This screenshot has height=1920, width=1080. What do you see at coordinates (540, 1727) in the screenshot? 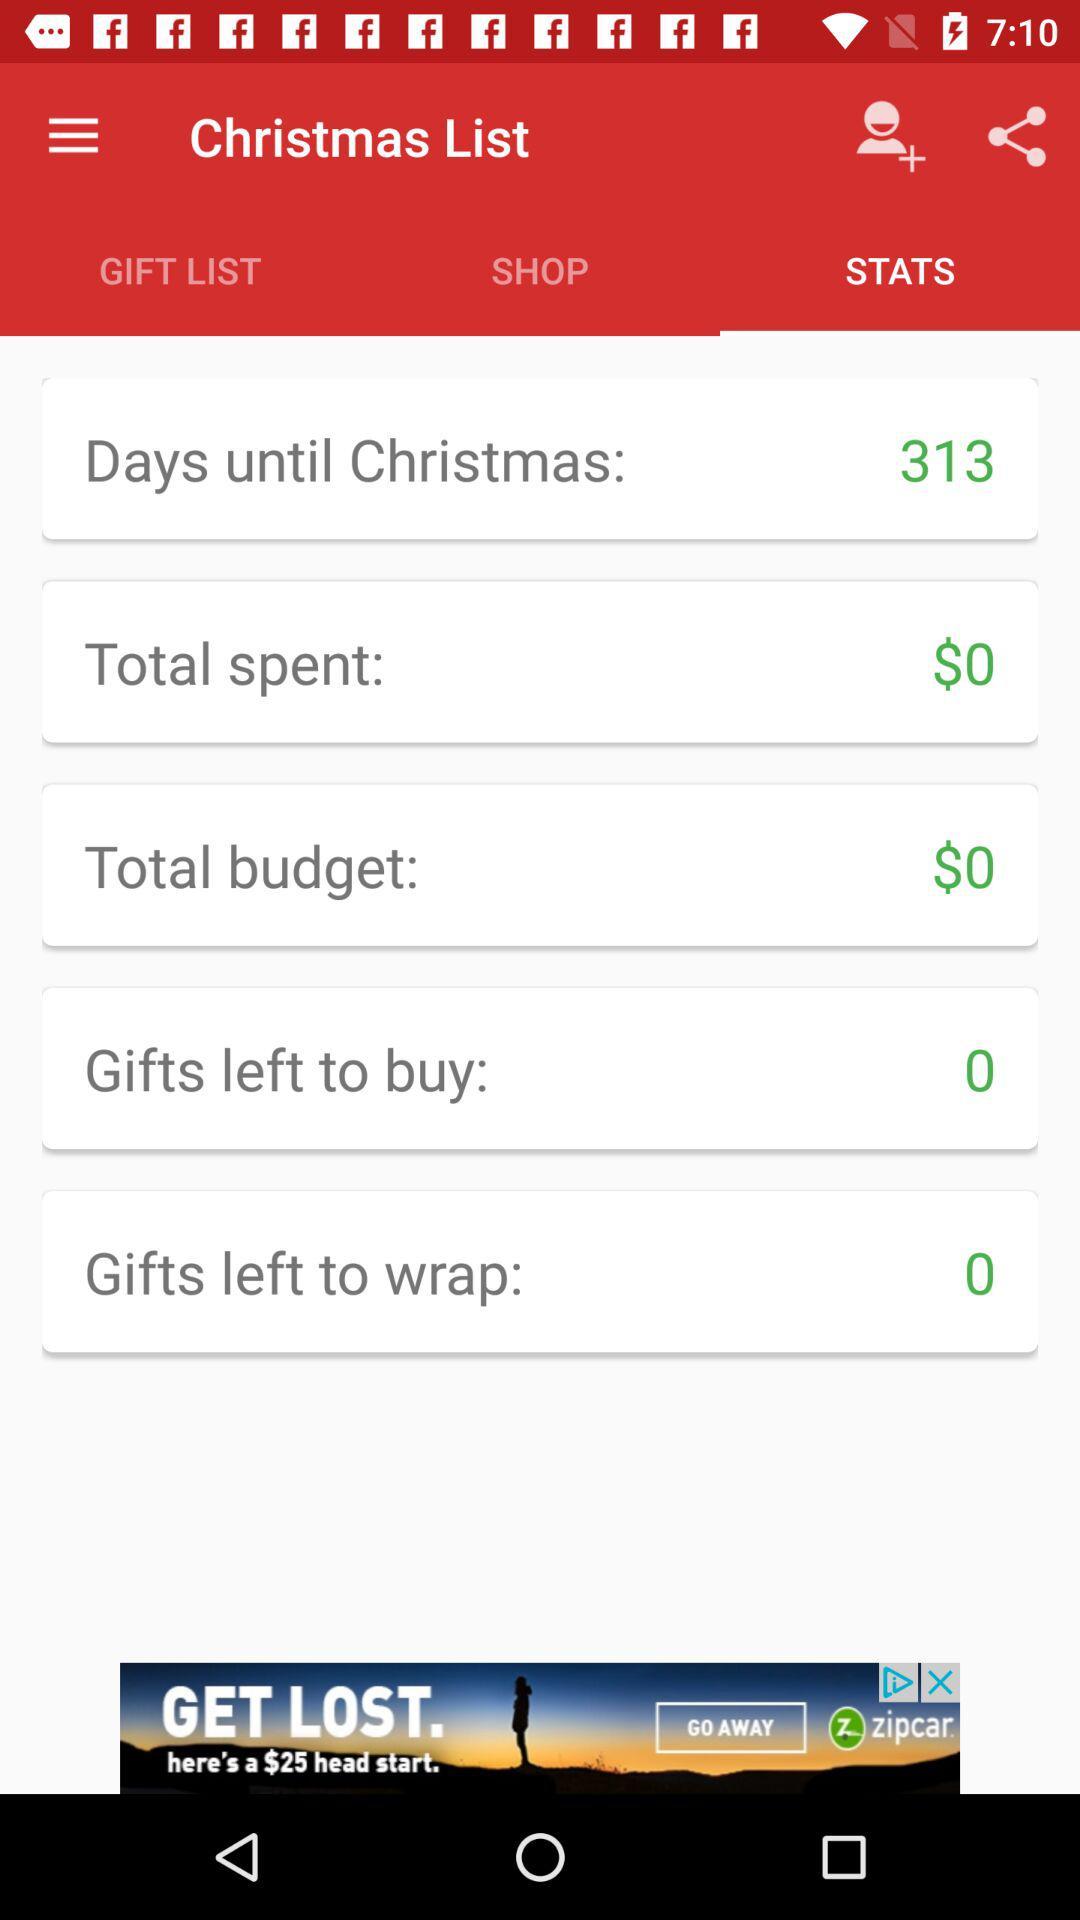
I see `advertisement` at bounding box center [540, 1727].